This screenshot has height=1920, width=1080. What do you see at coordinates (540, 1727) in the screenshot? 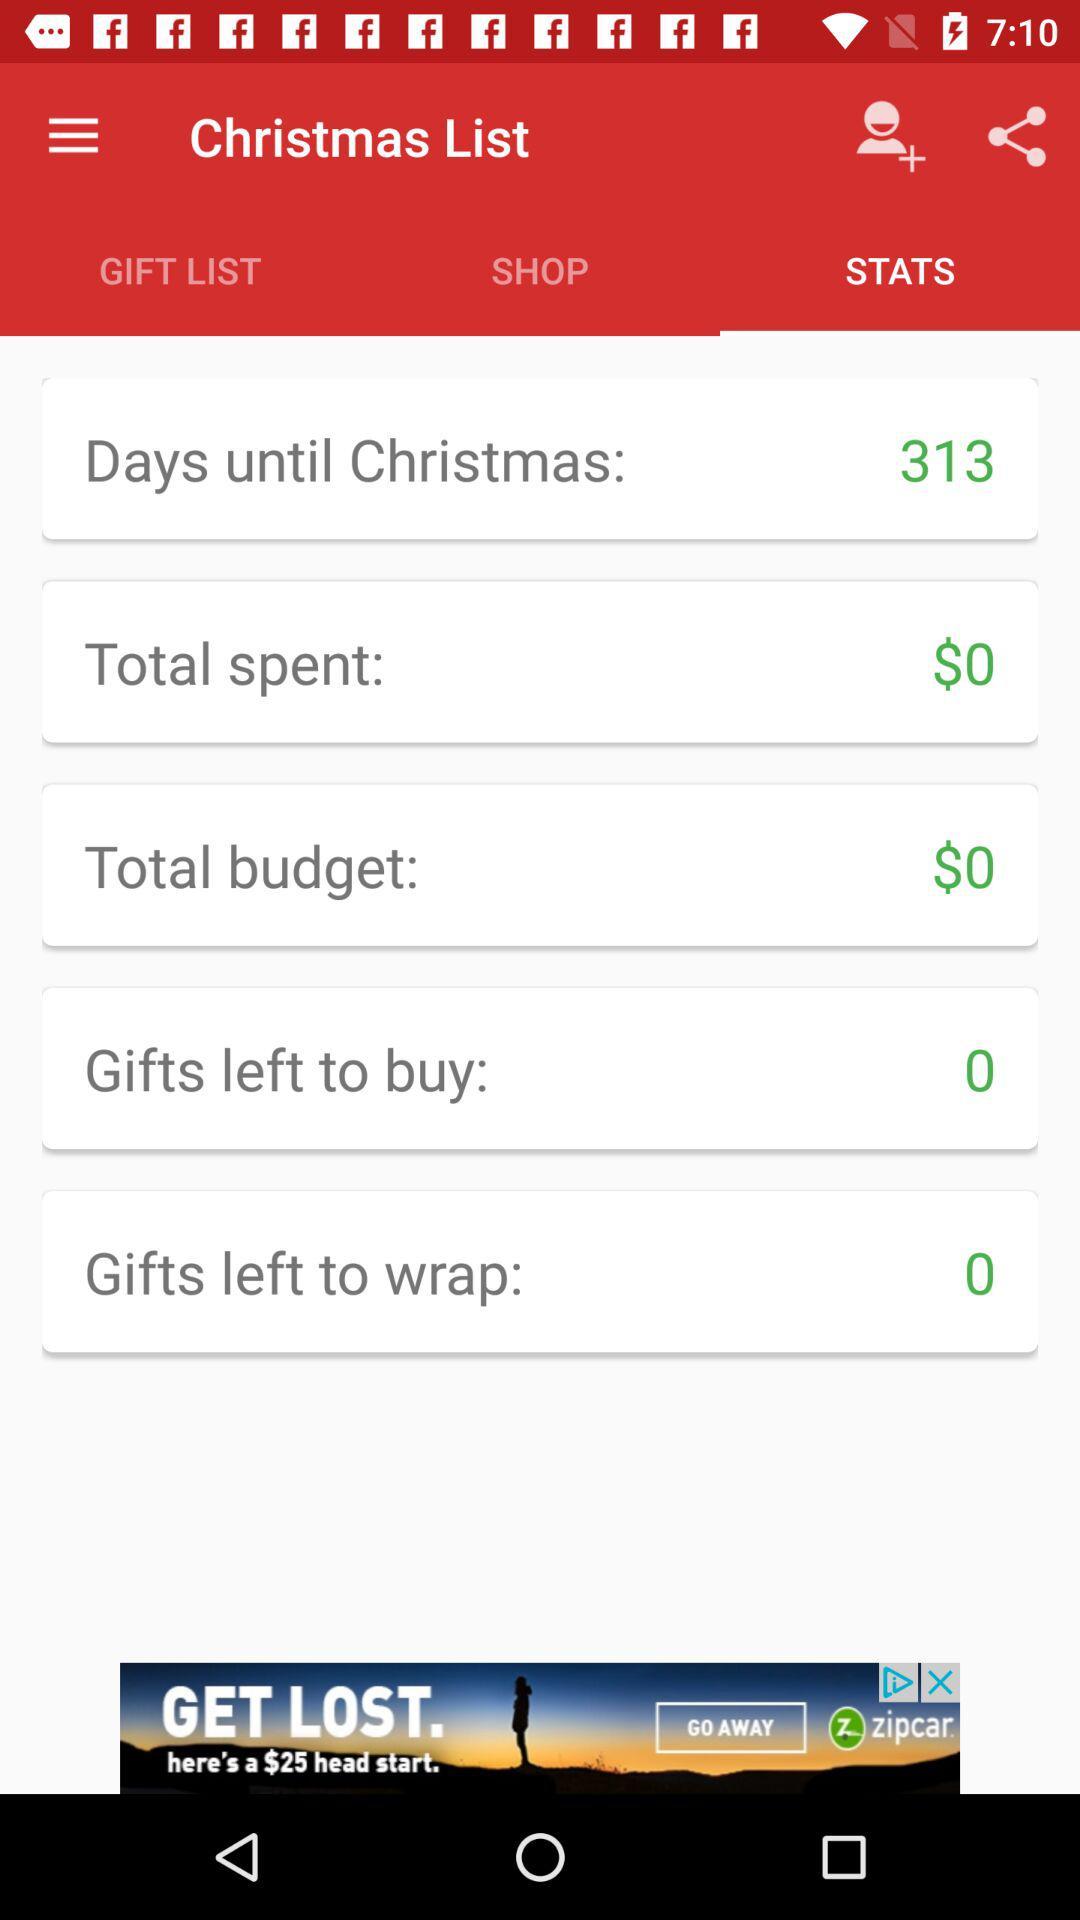
I see `advertisement` at bounding box center [540, 1727].